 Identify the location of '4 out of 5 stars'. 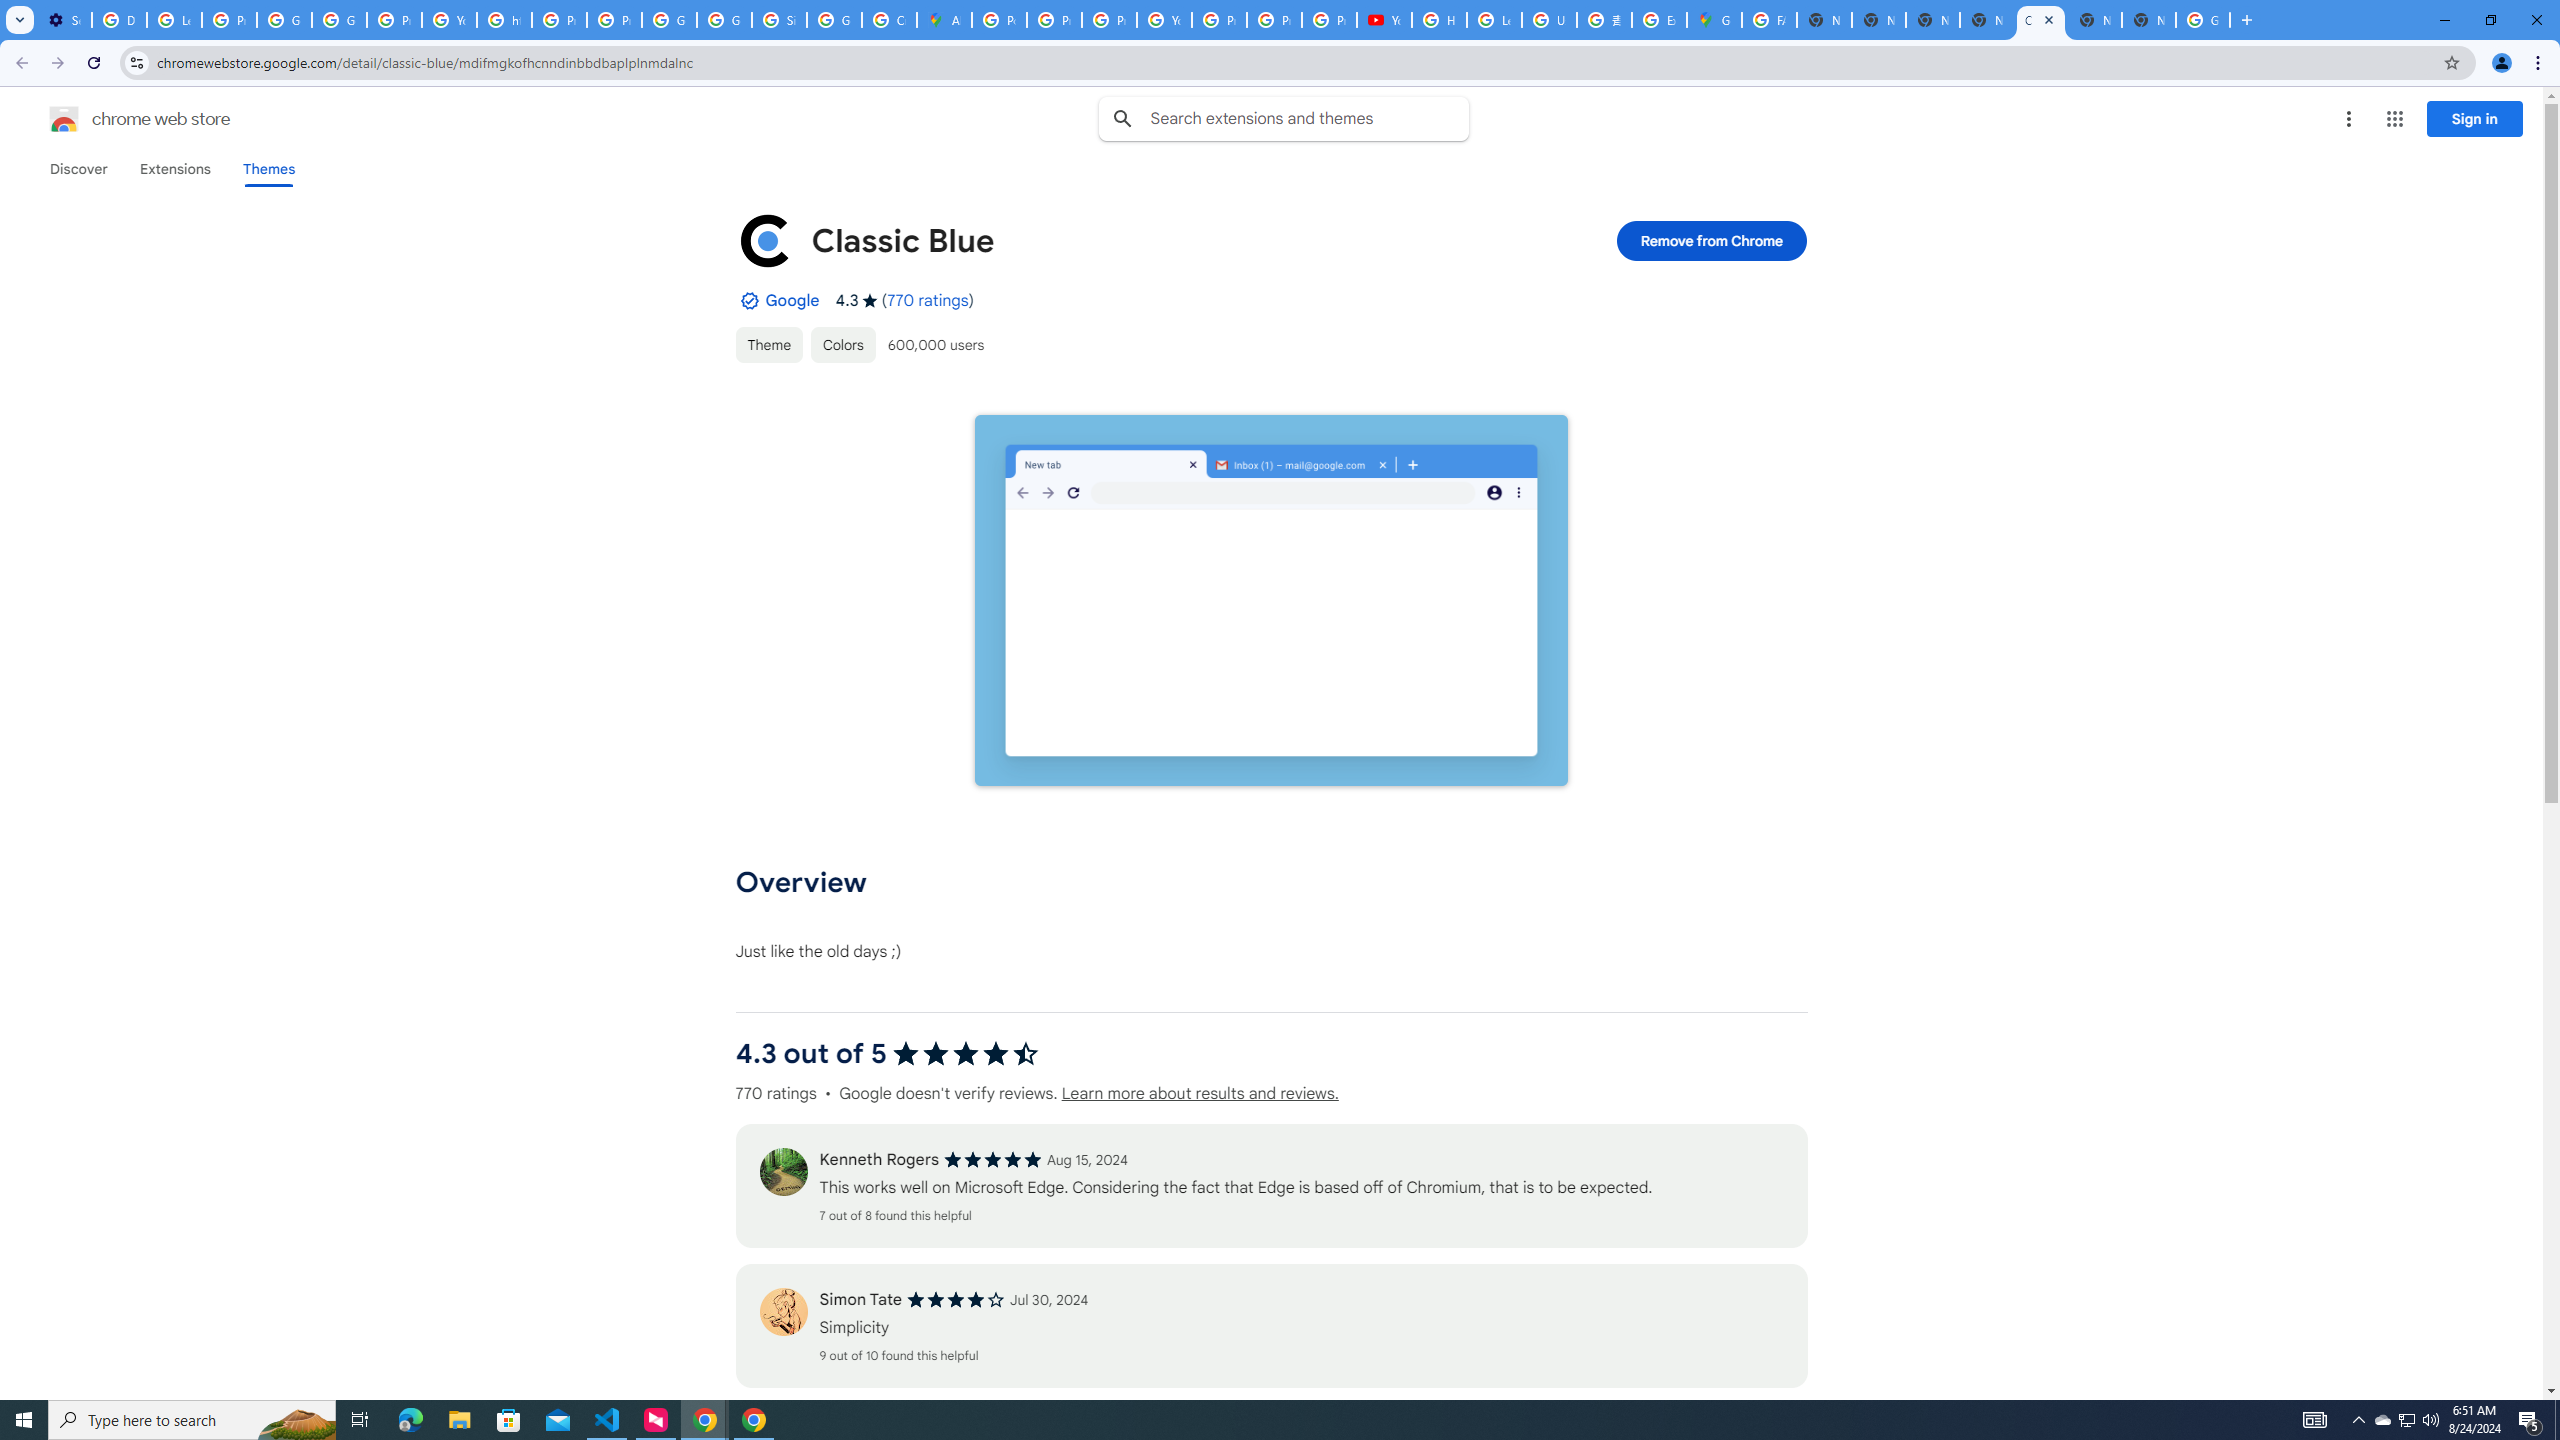
(955, 1299).